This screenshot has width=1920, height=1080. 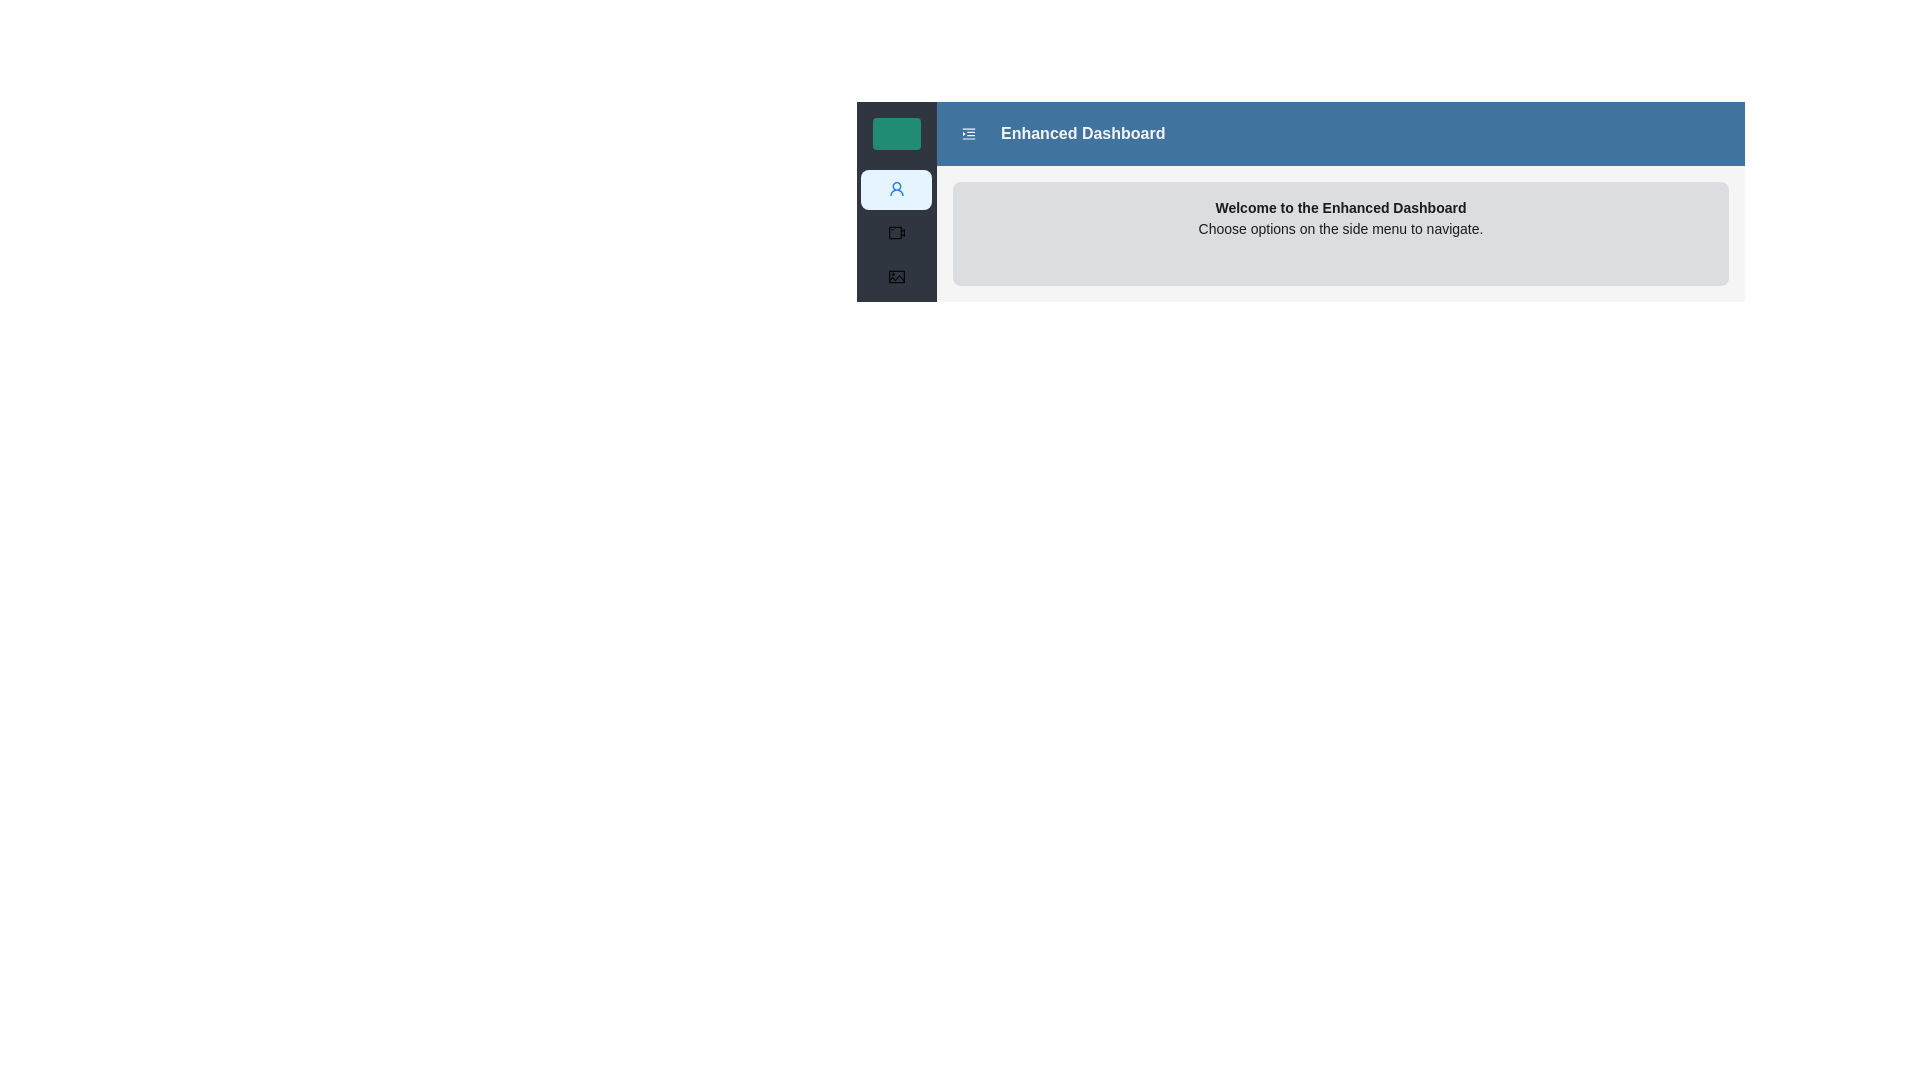 I want to click on the 'Enhanced Dashboard' text label located in the navigation header bar, which serves as a title indicating the current section of the application, so click(x=1082, y=134).